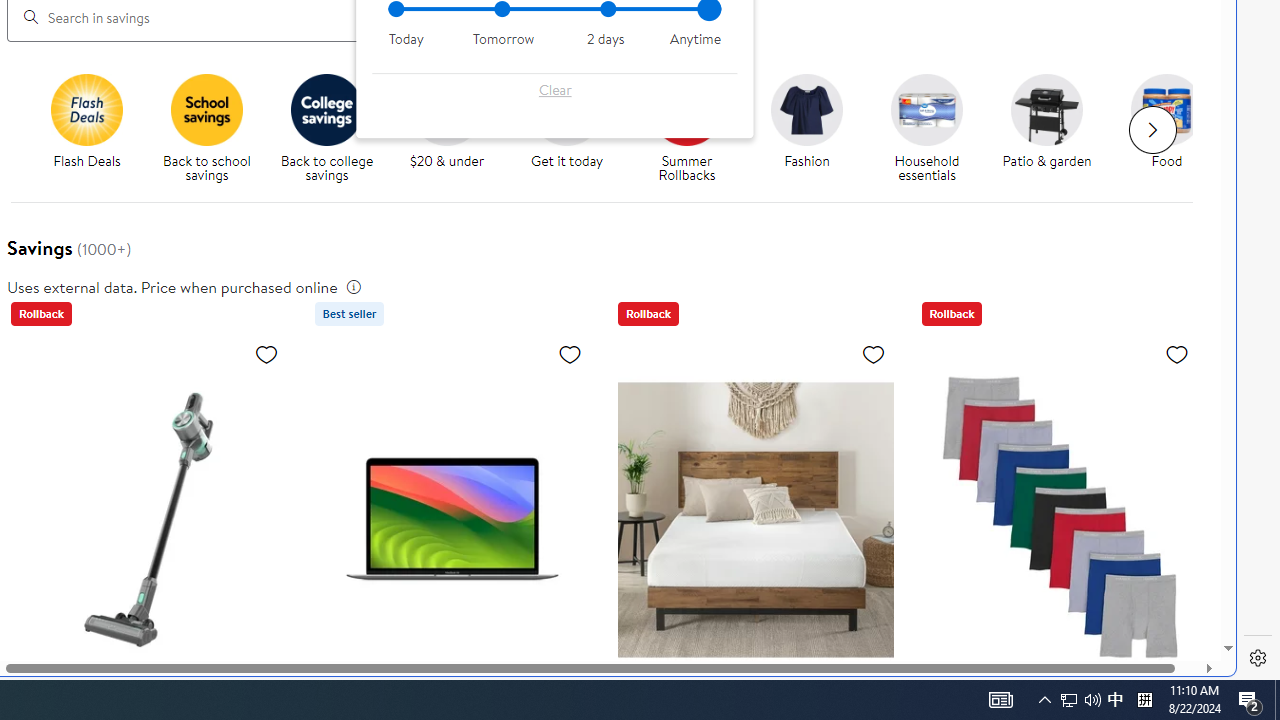 This screenshot has height=720, width=1280. I want to click on 'Back to College savings Back to college savings', so click(327, 129).